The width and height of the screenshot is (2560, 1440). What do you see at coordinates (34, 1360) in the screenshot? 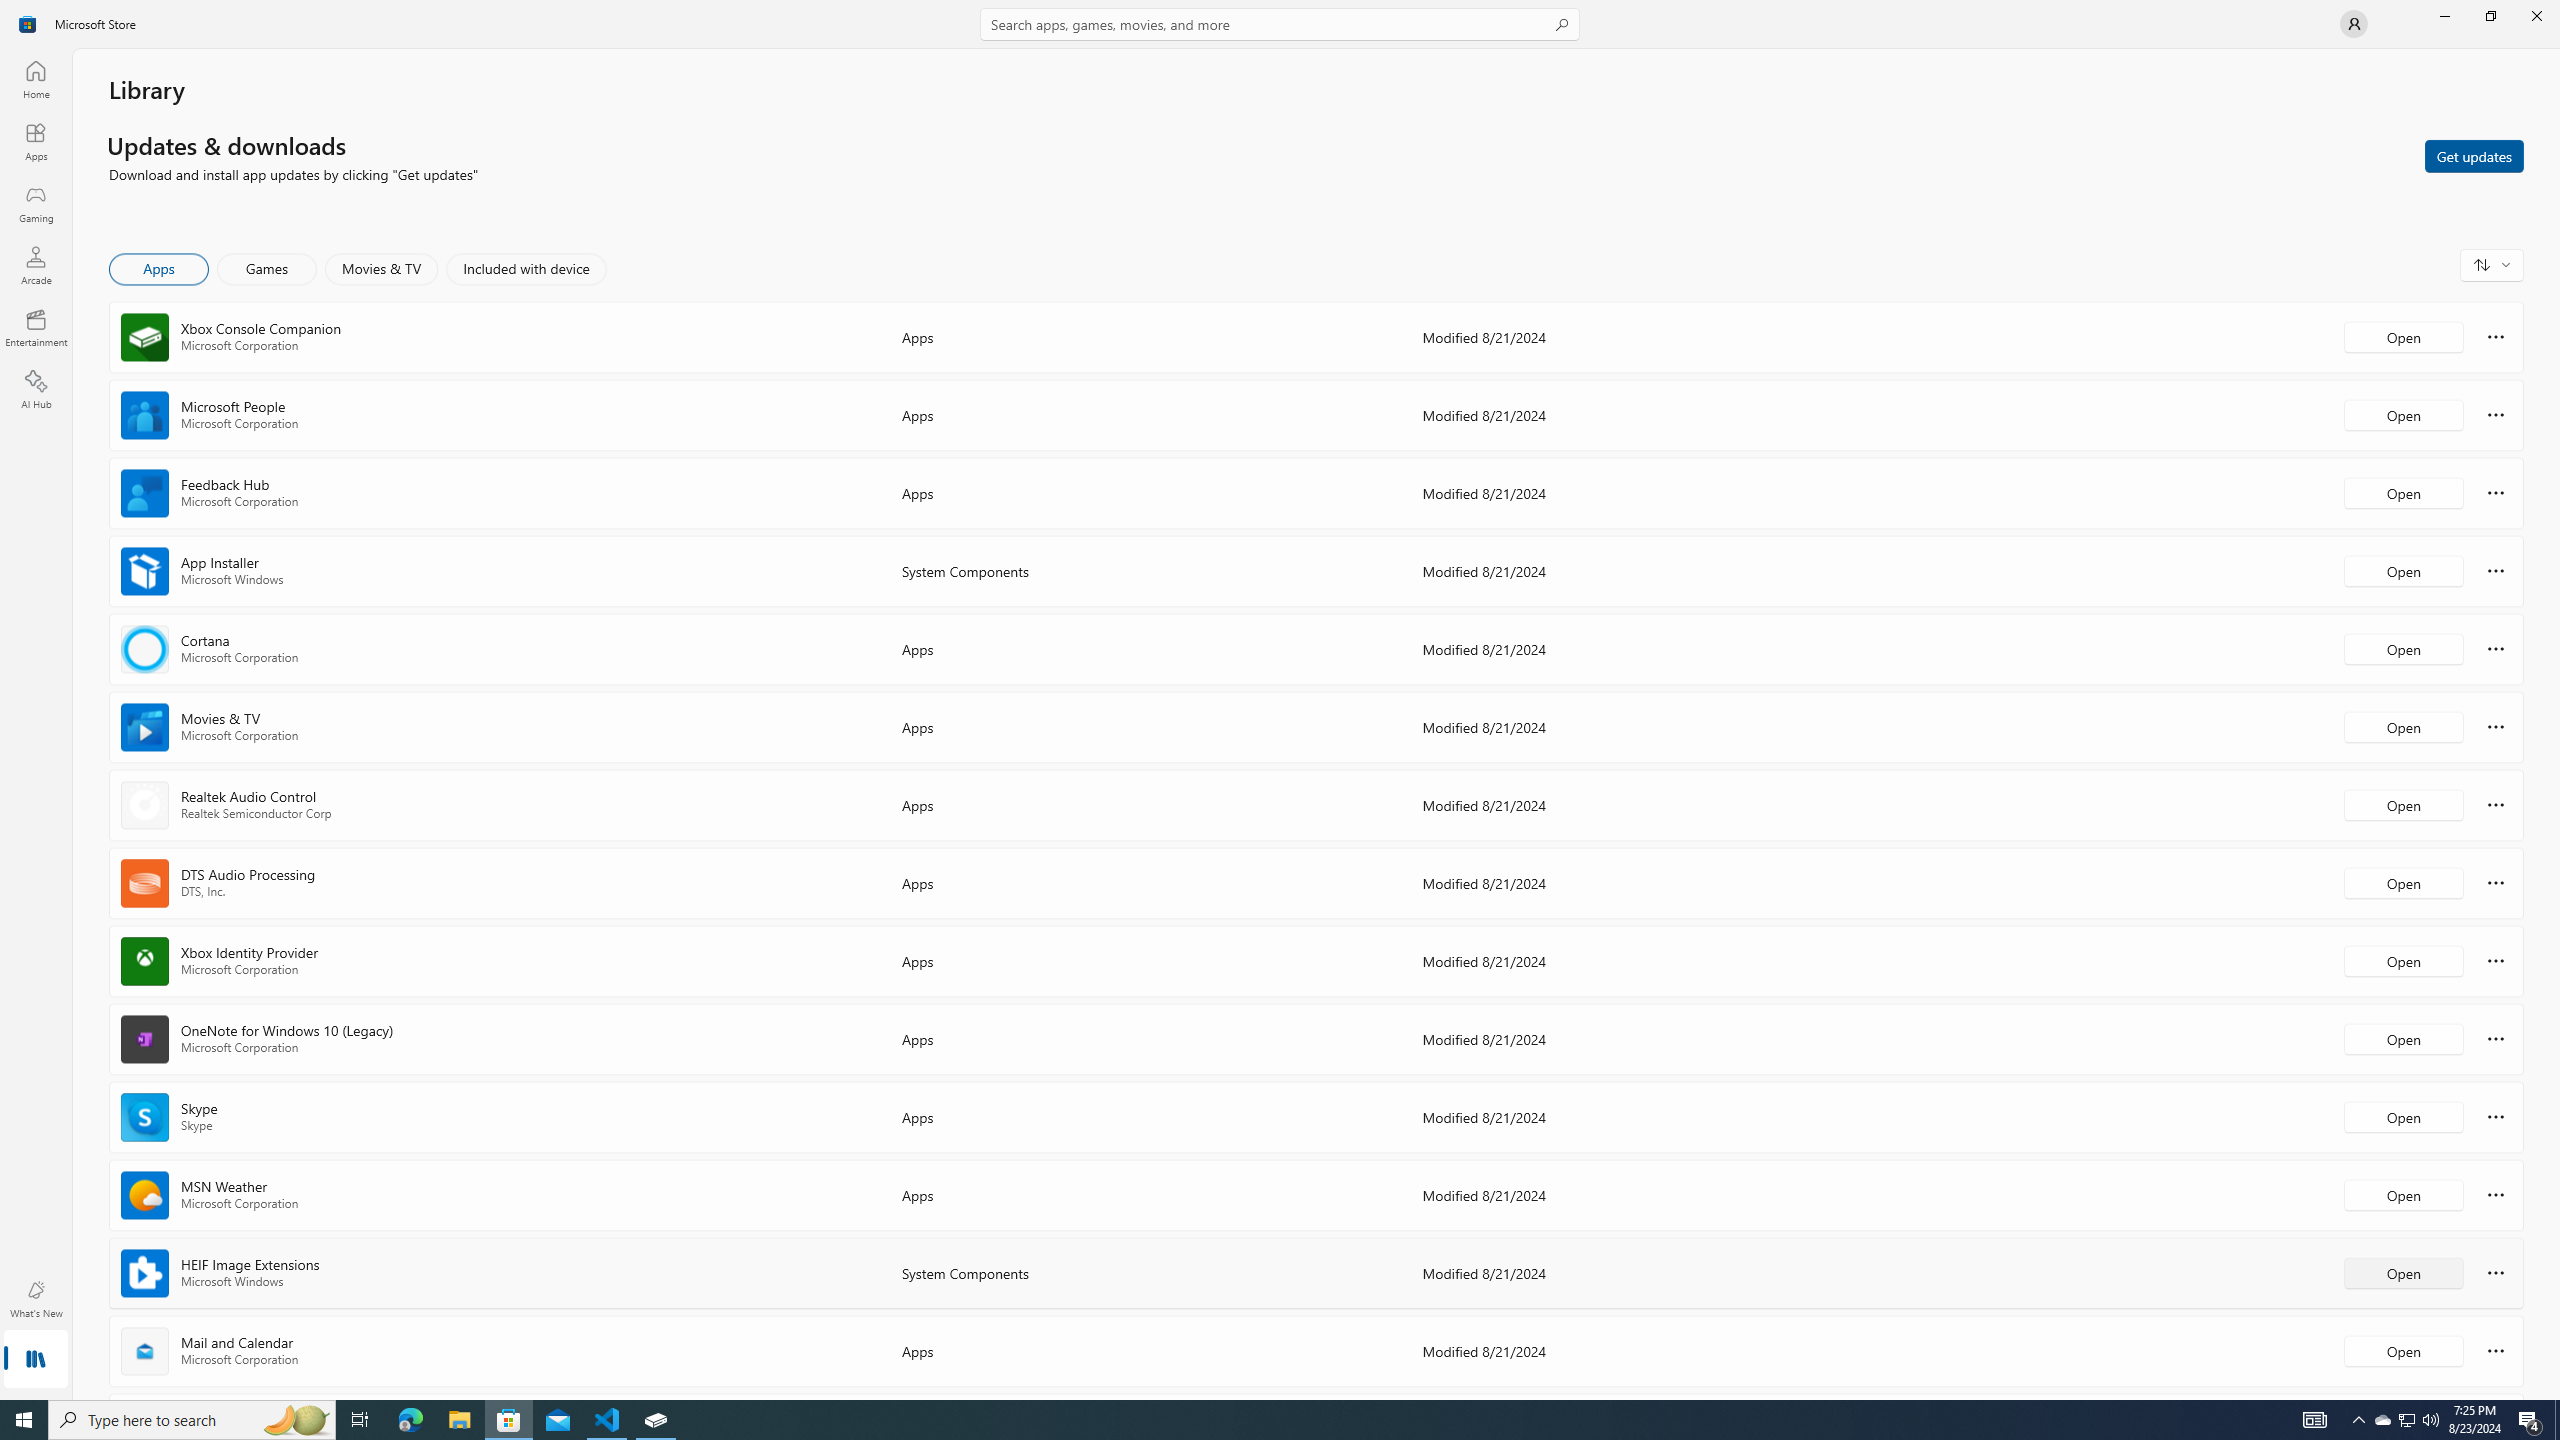
I see `'Library'` at bounding box center [34, 1360].